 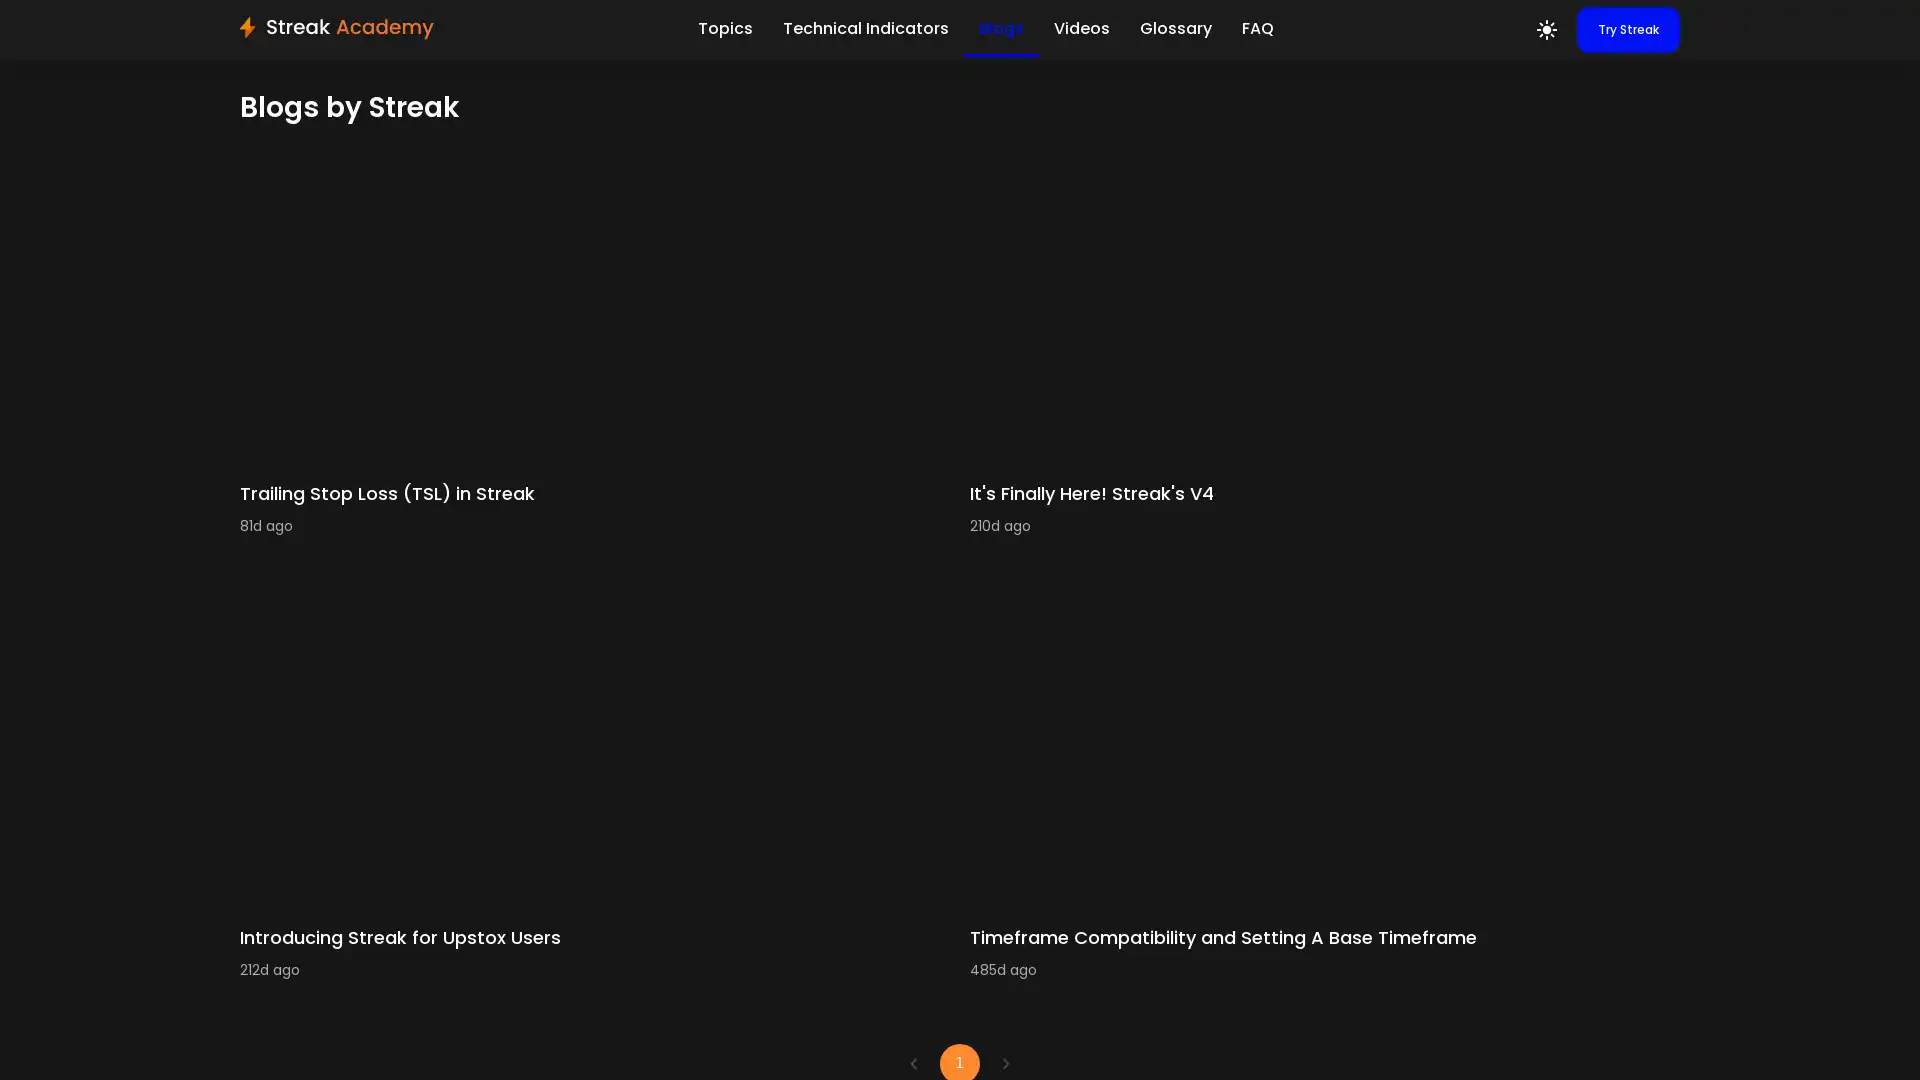 I want to click on FAQ, so click(x=1256, y=27).